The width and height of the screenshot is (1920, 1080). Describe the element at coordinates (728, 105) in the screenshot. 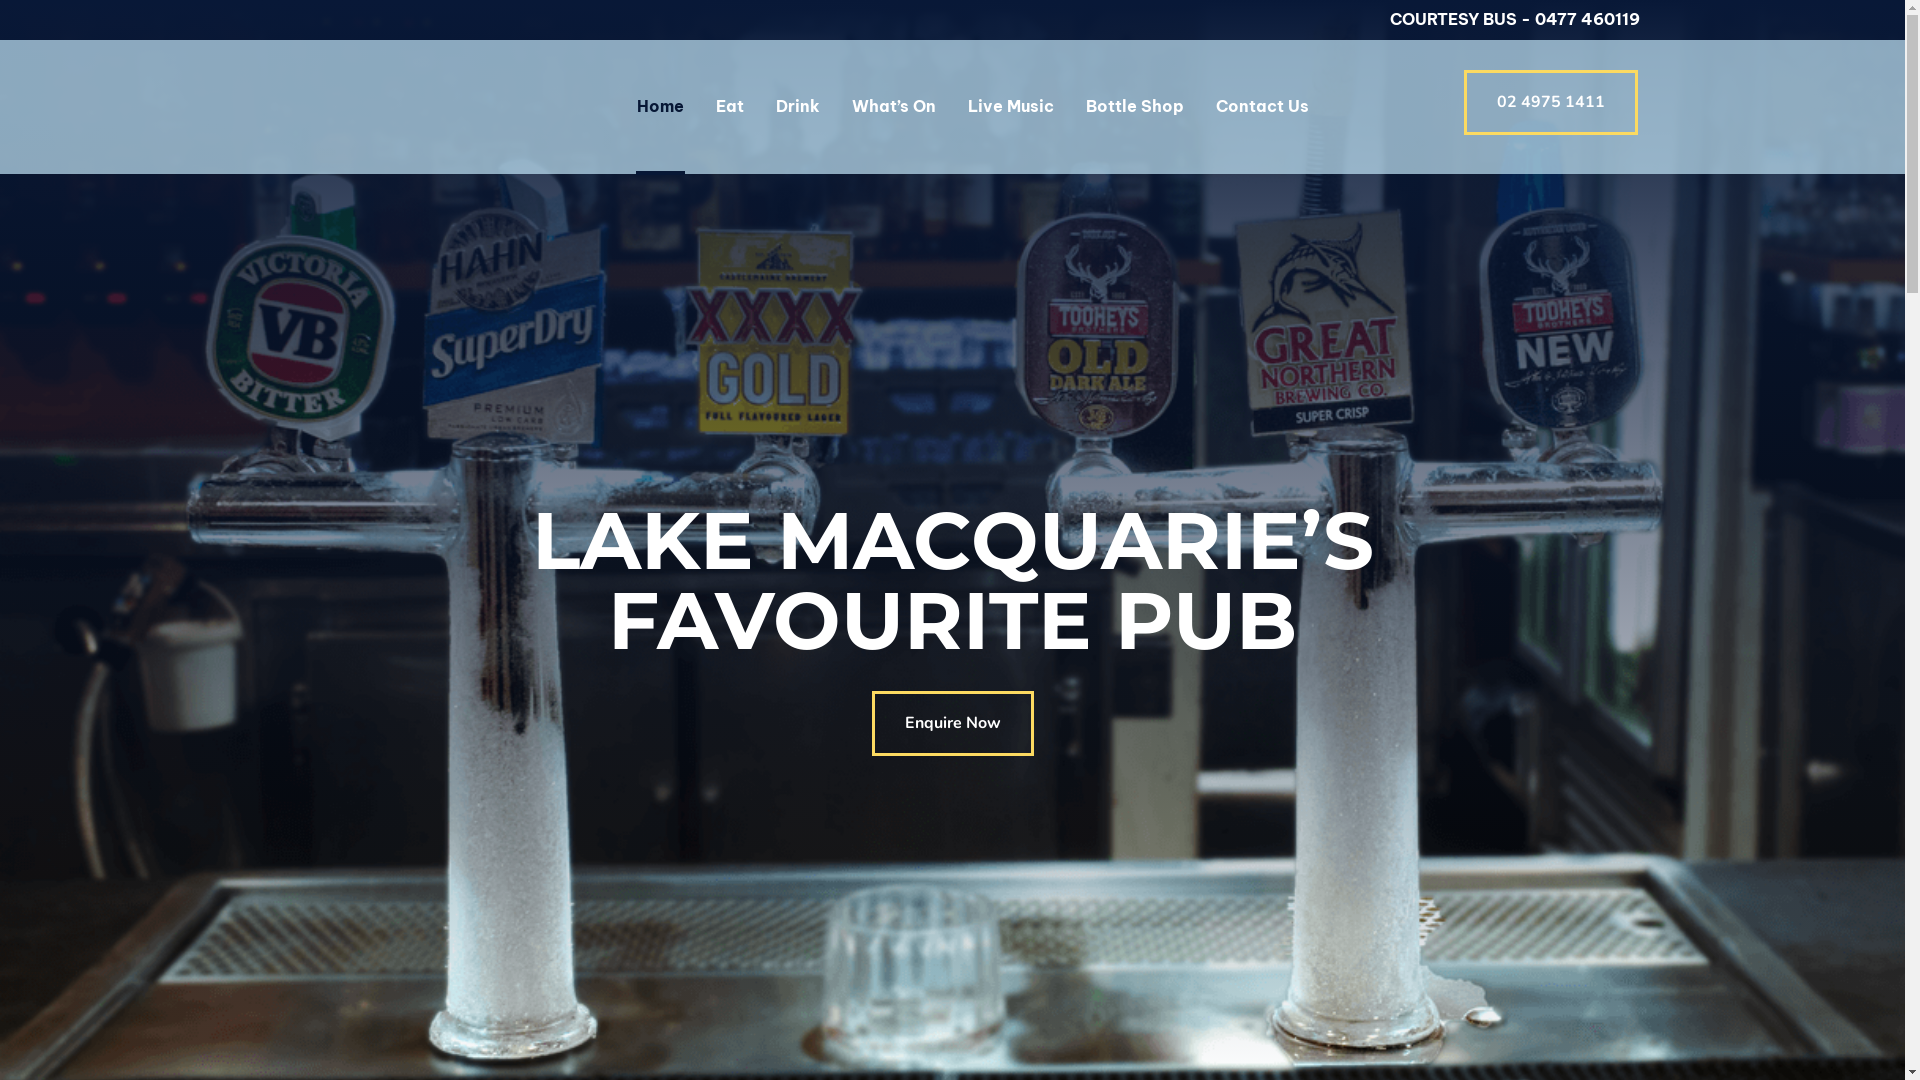

I see `'Eat'` at that location.